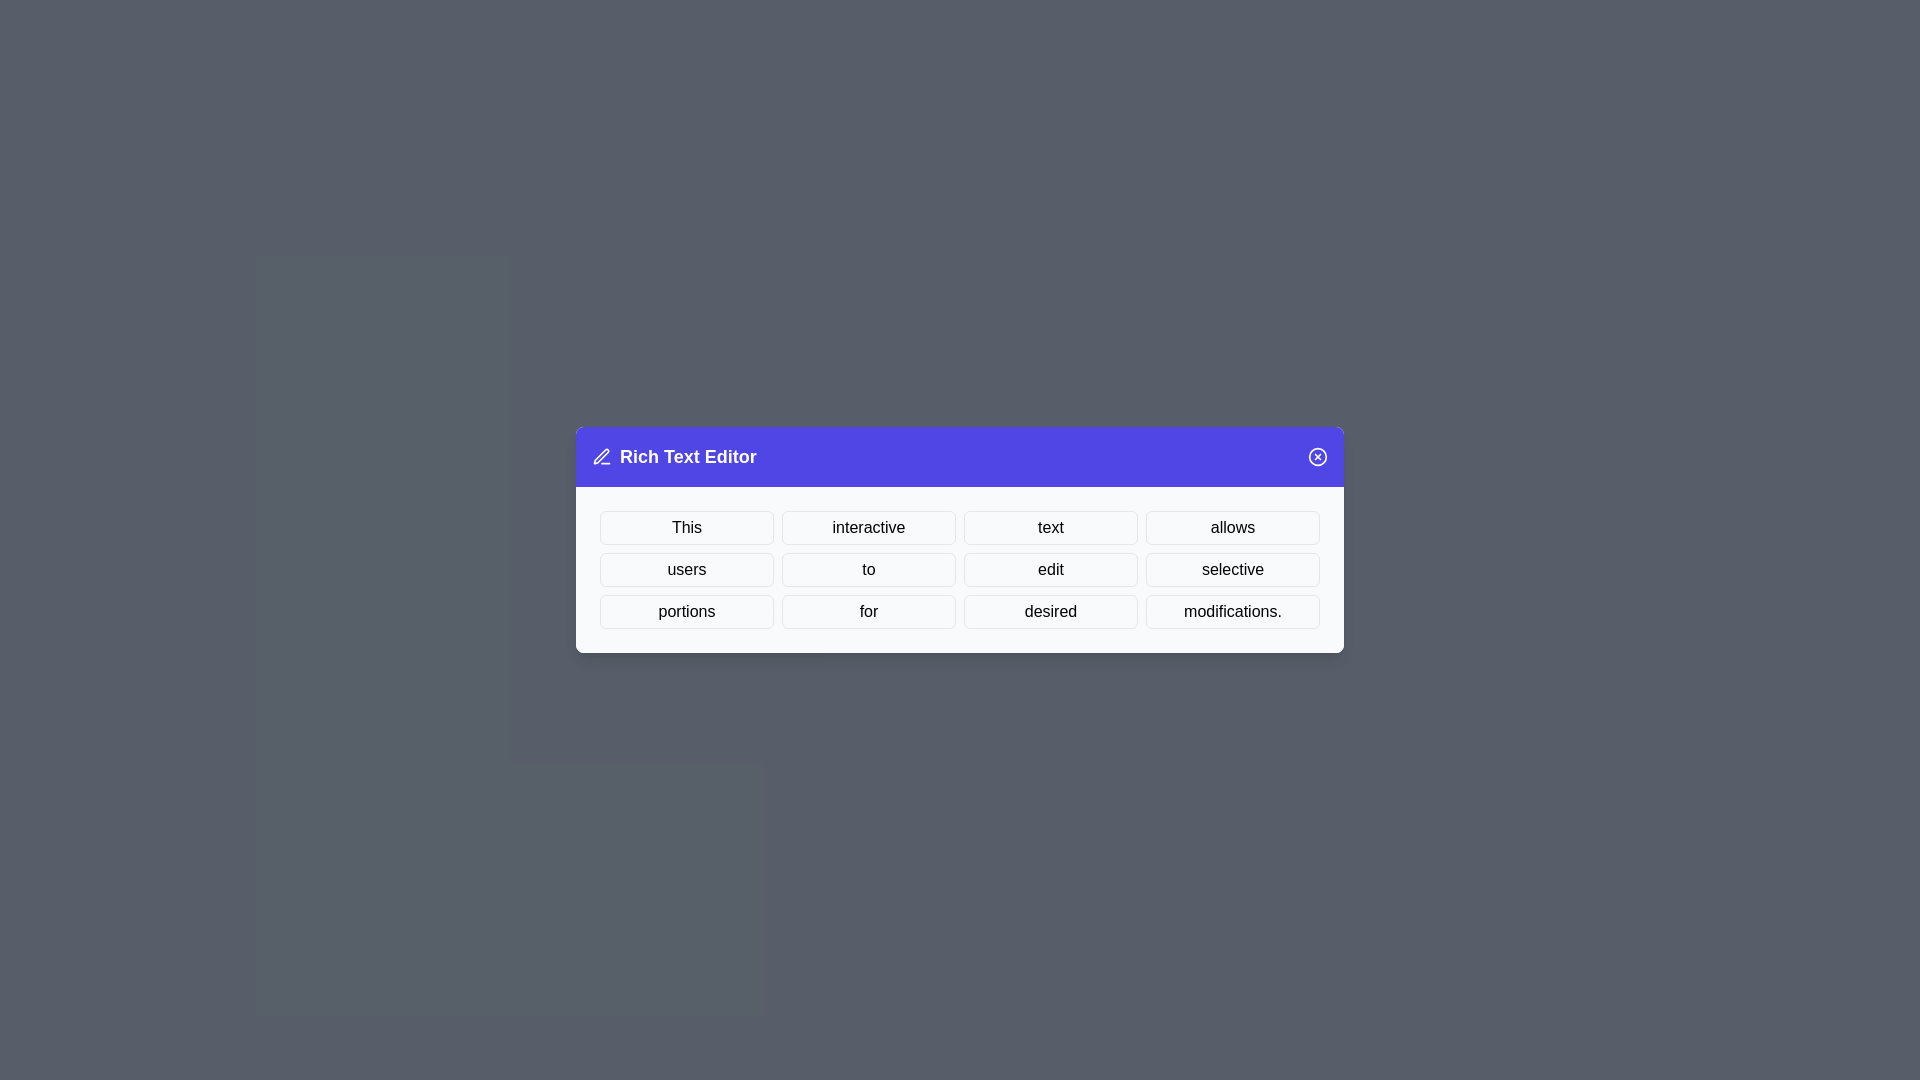 The image size is (1920, 1080). I want to click on the word portions to select it, so click(686, 611).